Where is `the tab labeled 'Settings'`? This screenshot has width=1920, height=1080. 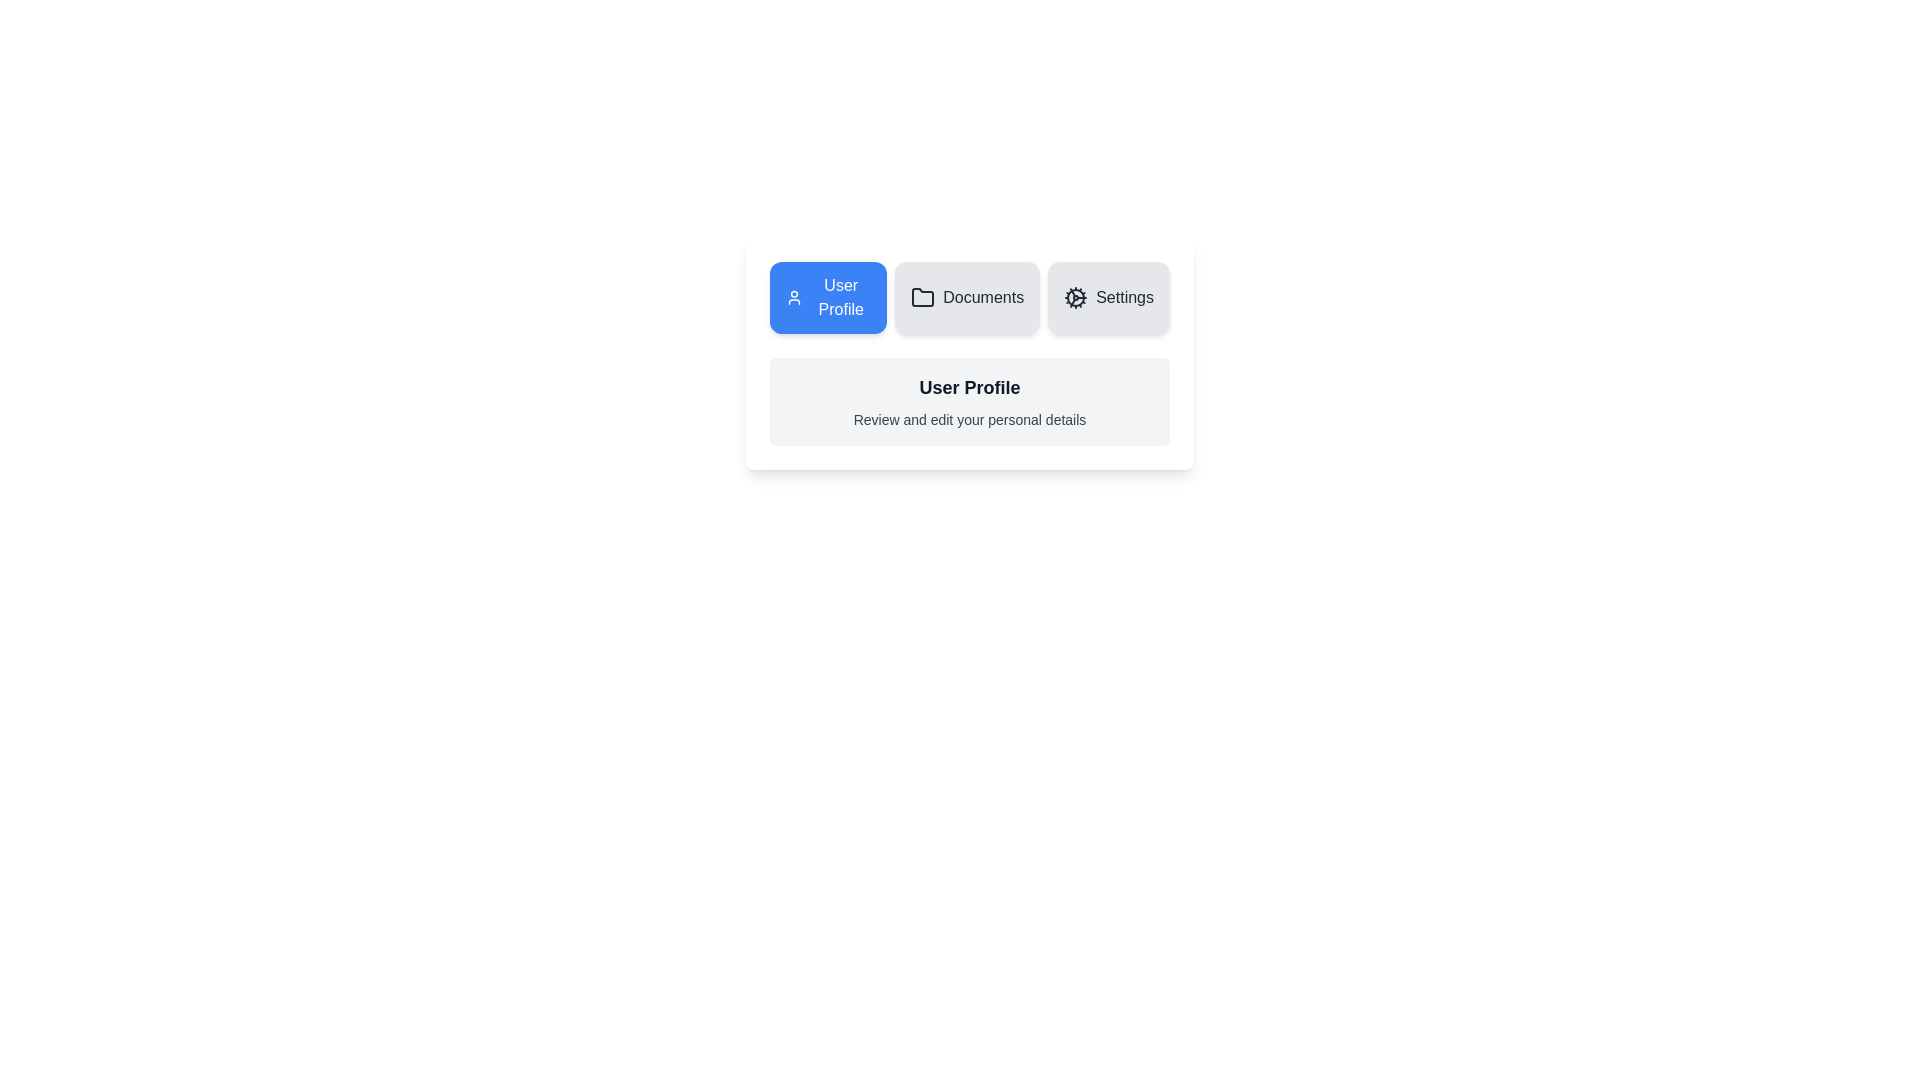 the tab labeled 'Settings' is located at coordinates (1107, 297).